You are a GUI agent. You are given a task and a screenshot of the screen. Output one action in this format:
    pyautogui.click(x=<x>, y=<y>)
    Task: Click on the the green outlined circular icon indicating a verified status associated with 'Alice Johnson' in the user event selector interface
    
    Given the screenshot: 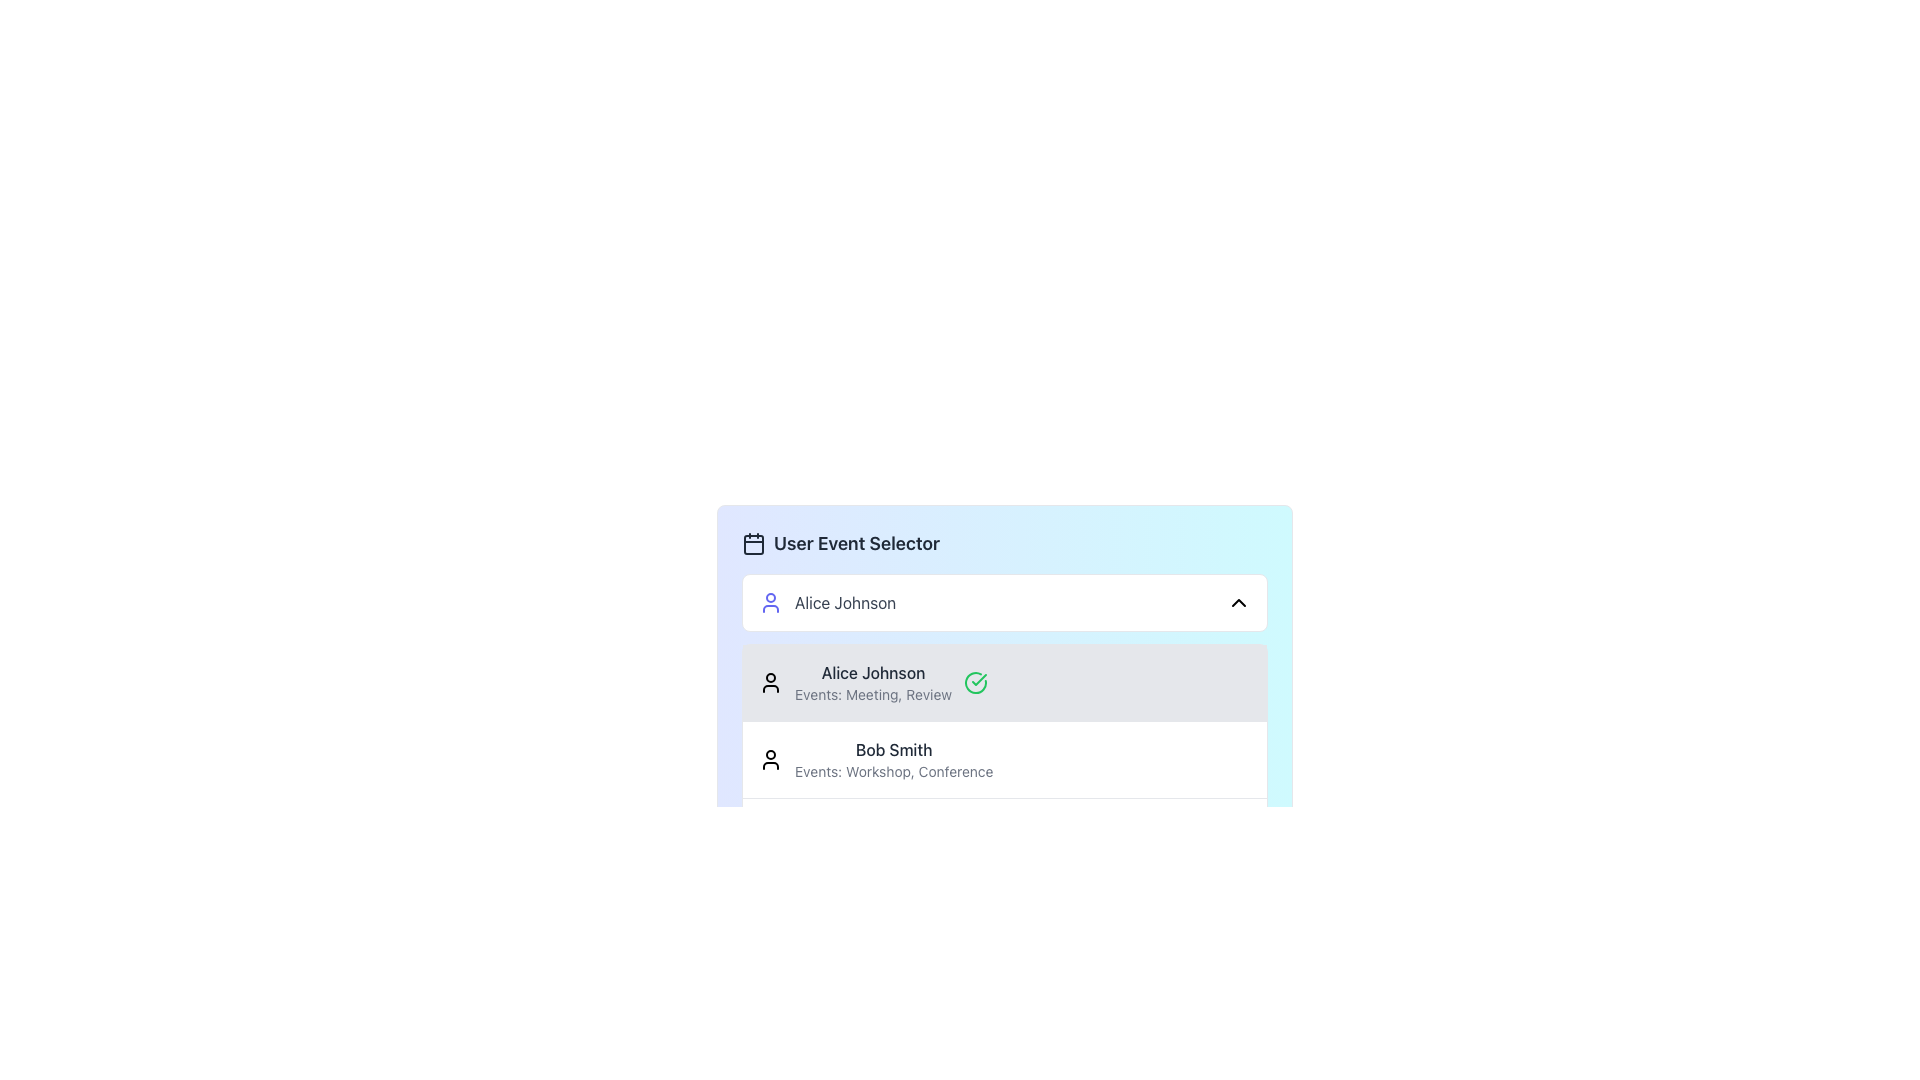 What is the action you would take?
    pyautogui.click(x=979, y=678)
    